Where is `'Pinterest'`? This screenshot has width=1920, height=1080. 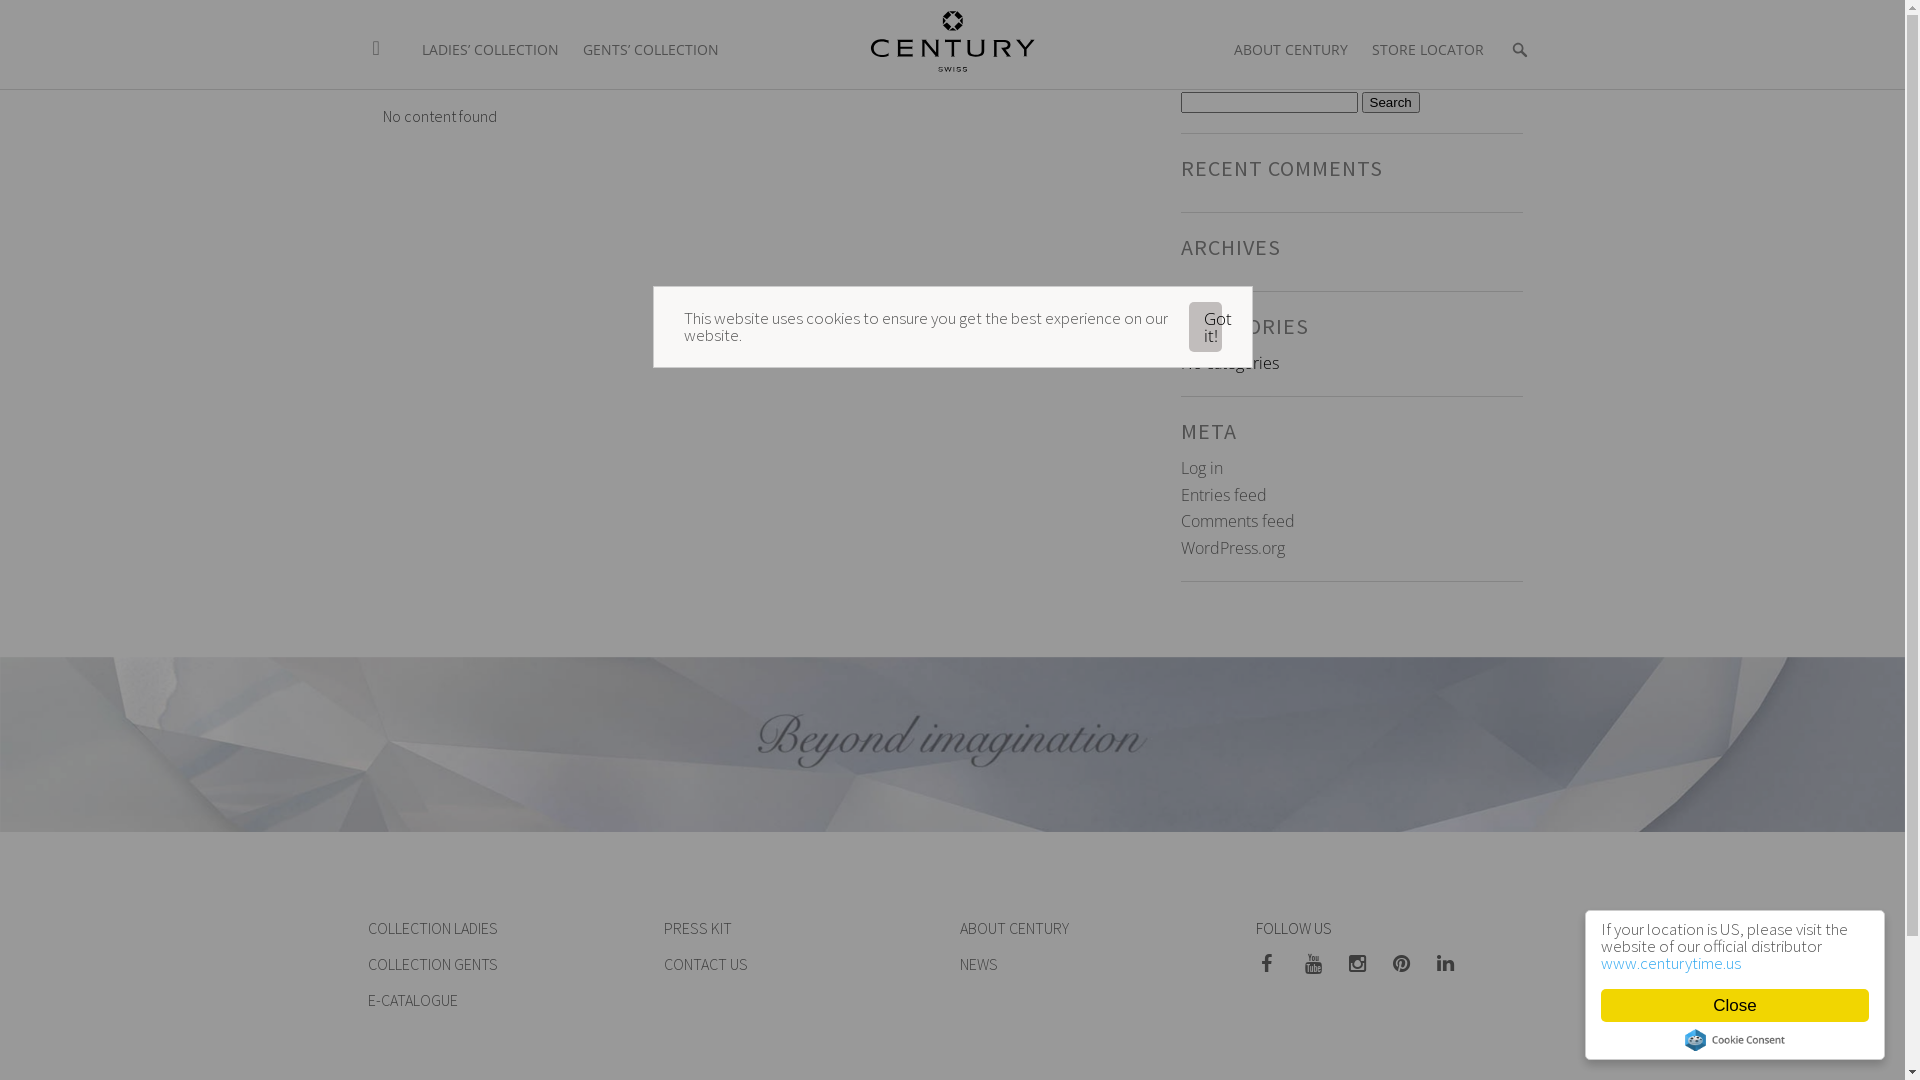
'Pinterest' is located at coordinates (1406, 963).